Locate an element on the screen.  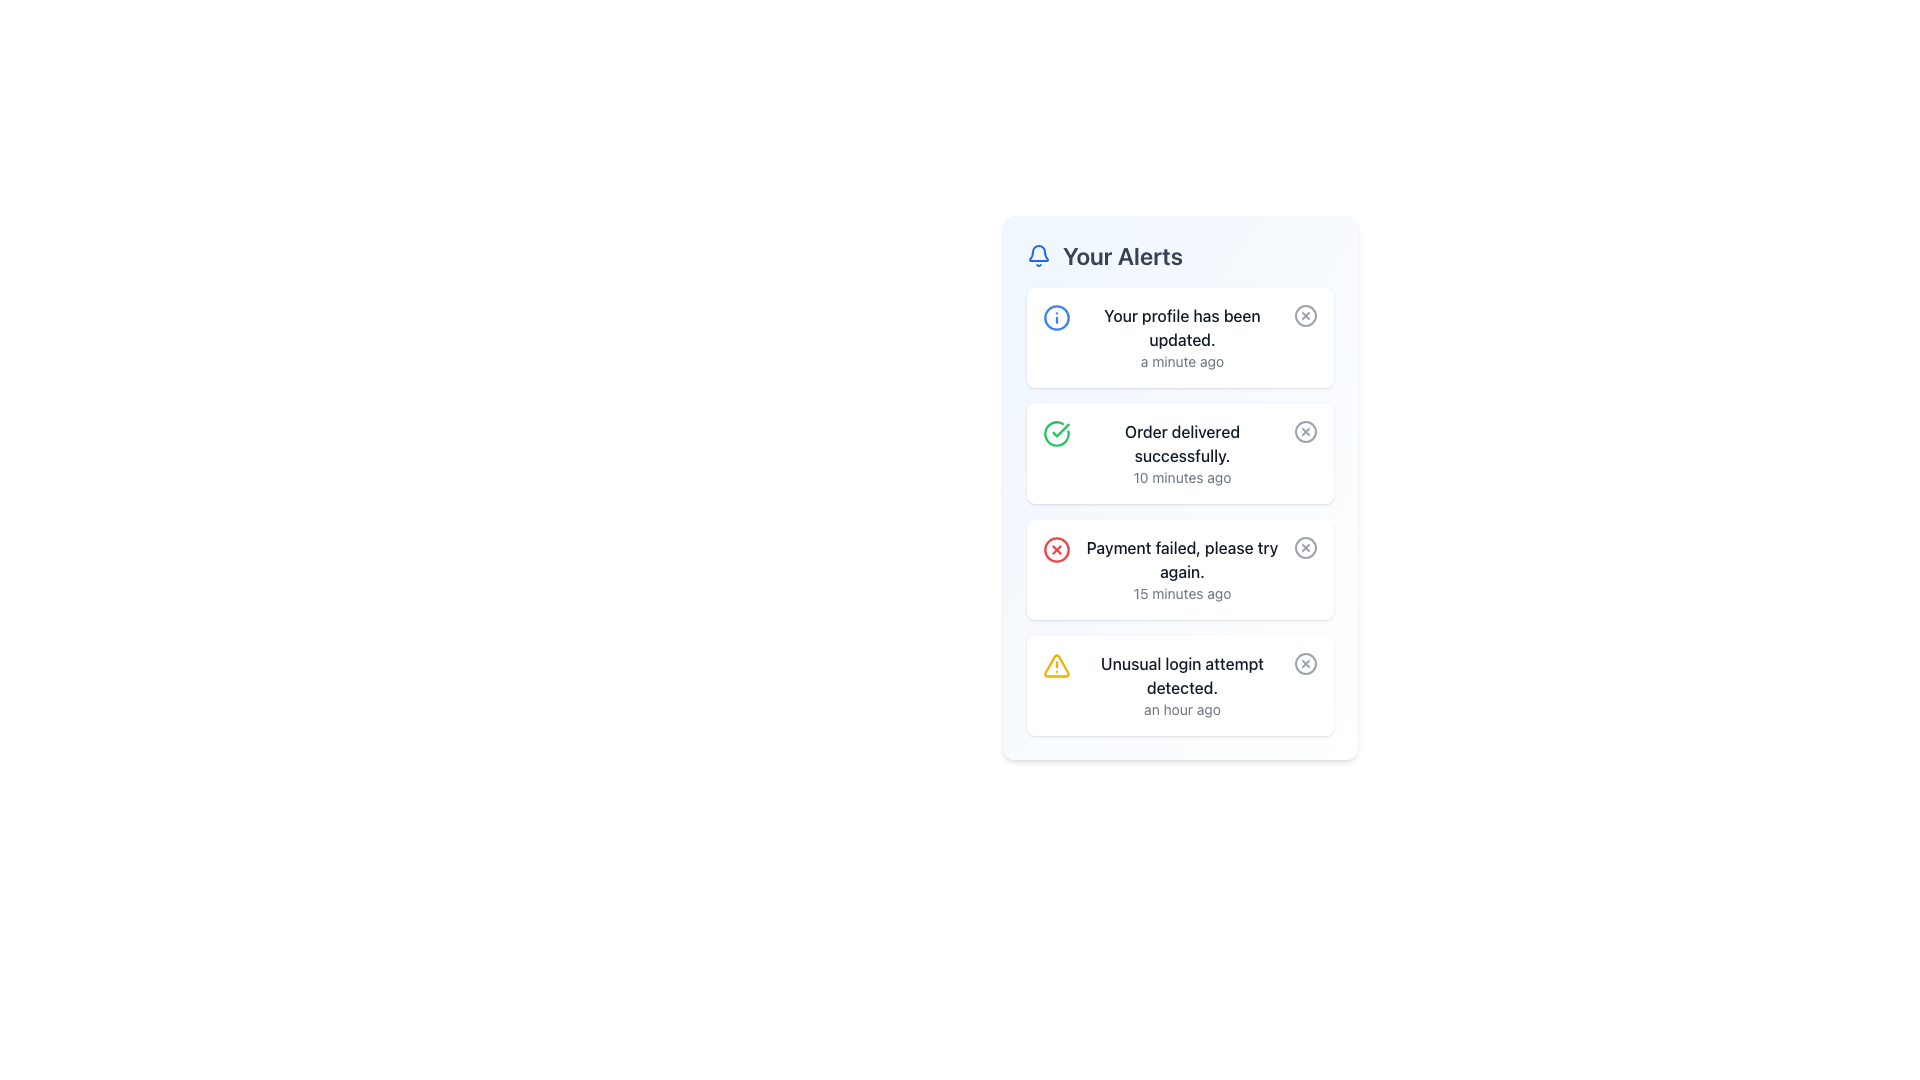
the alert icon in the fourth alert of the notification panel, which signals a warning about an unusual login attempt detected is located at coordinates (1055, 666).